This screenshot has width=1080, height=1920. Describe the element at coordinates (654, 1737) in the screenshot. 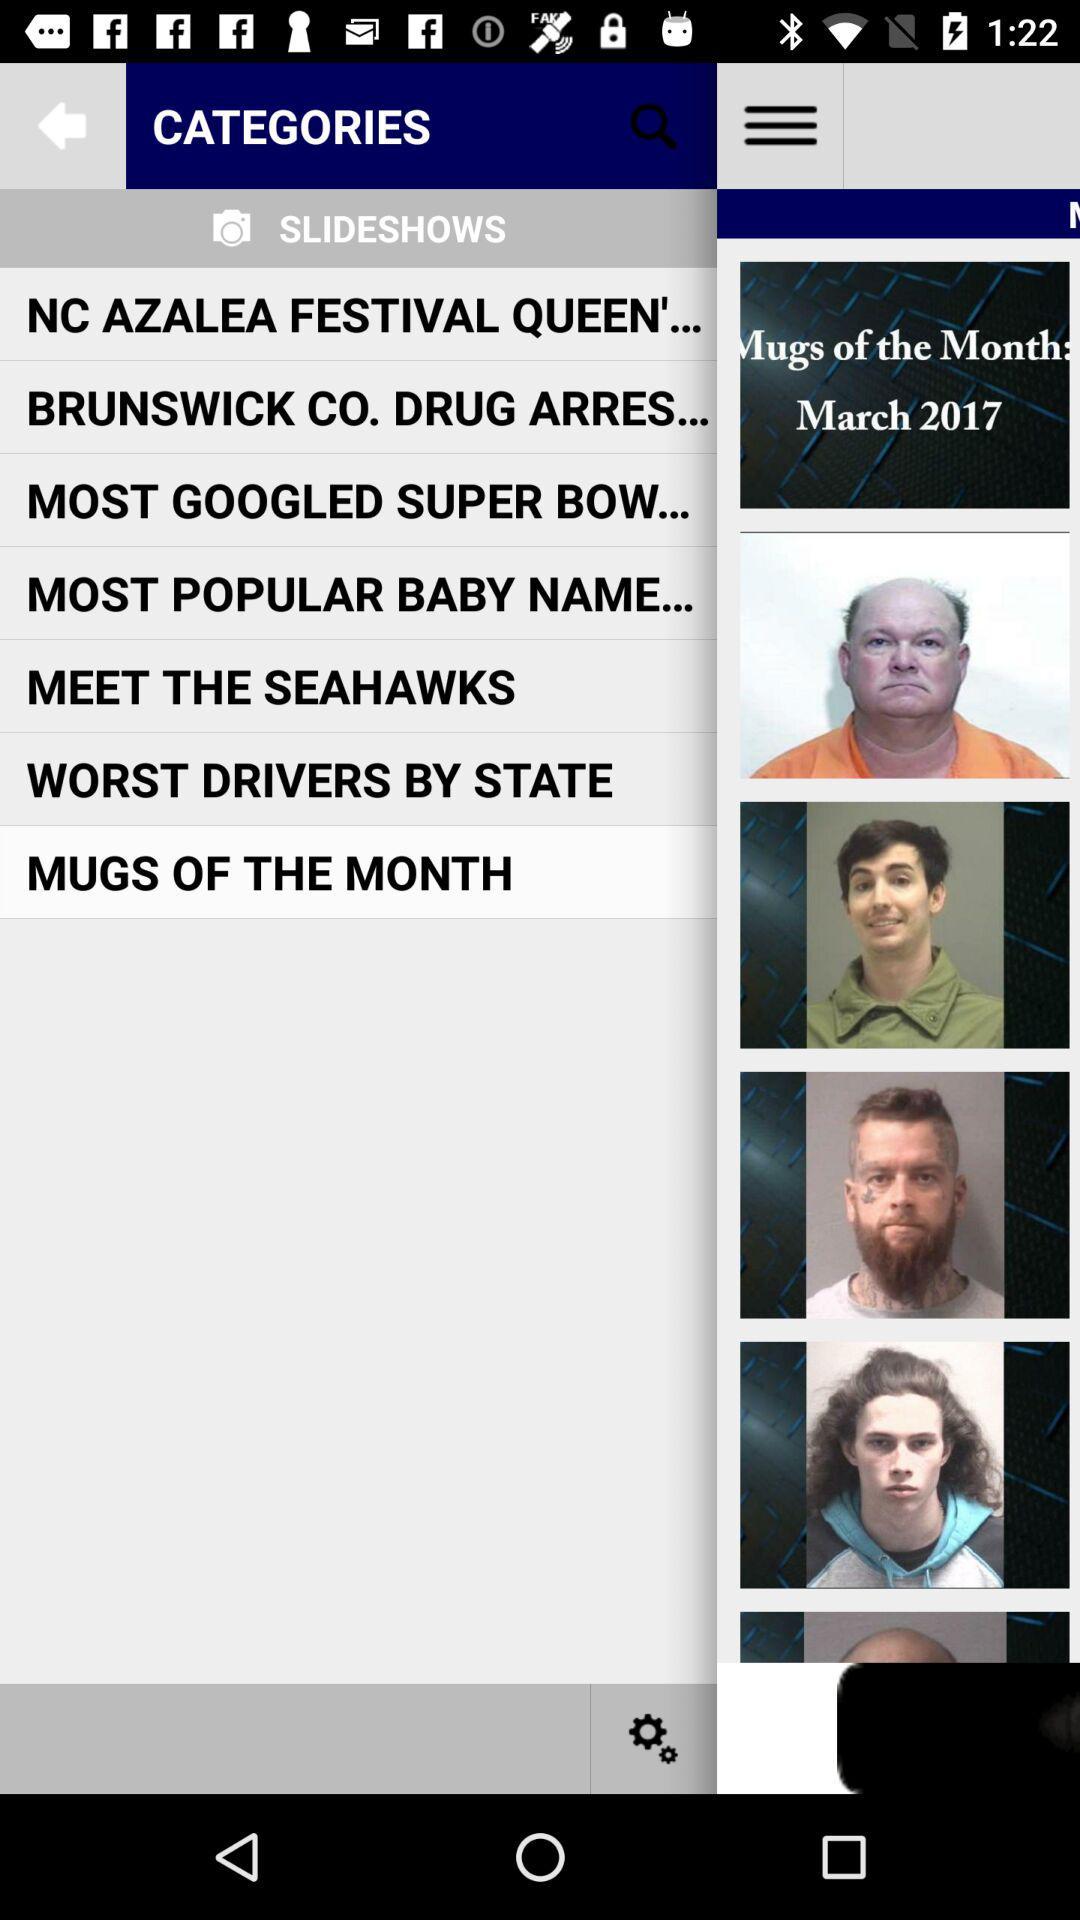

I see `the settings icon` at that location.